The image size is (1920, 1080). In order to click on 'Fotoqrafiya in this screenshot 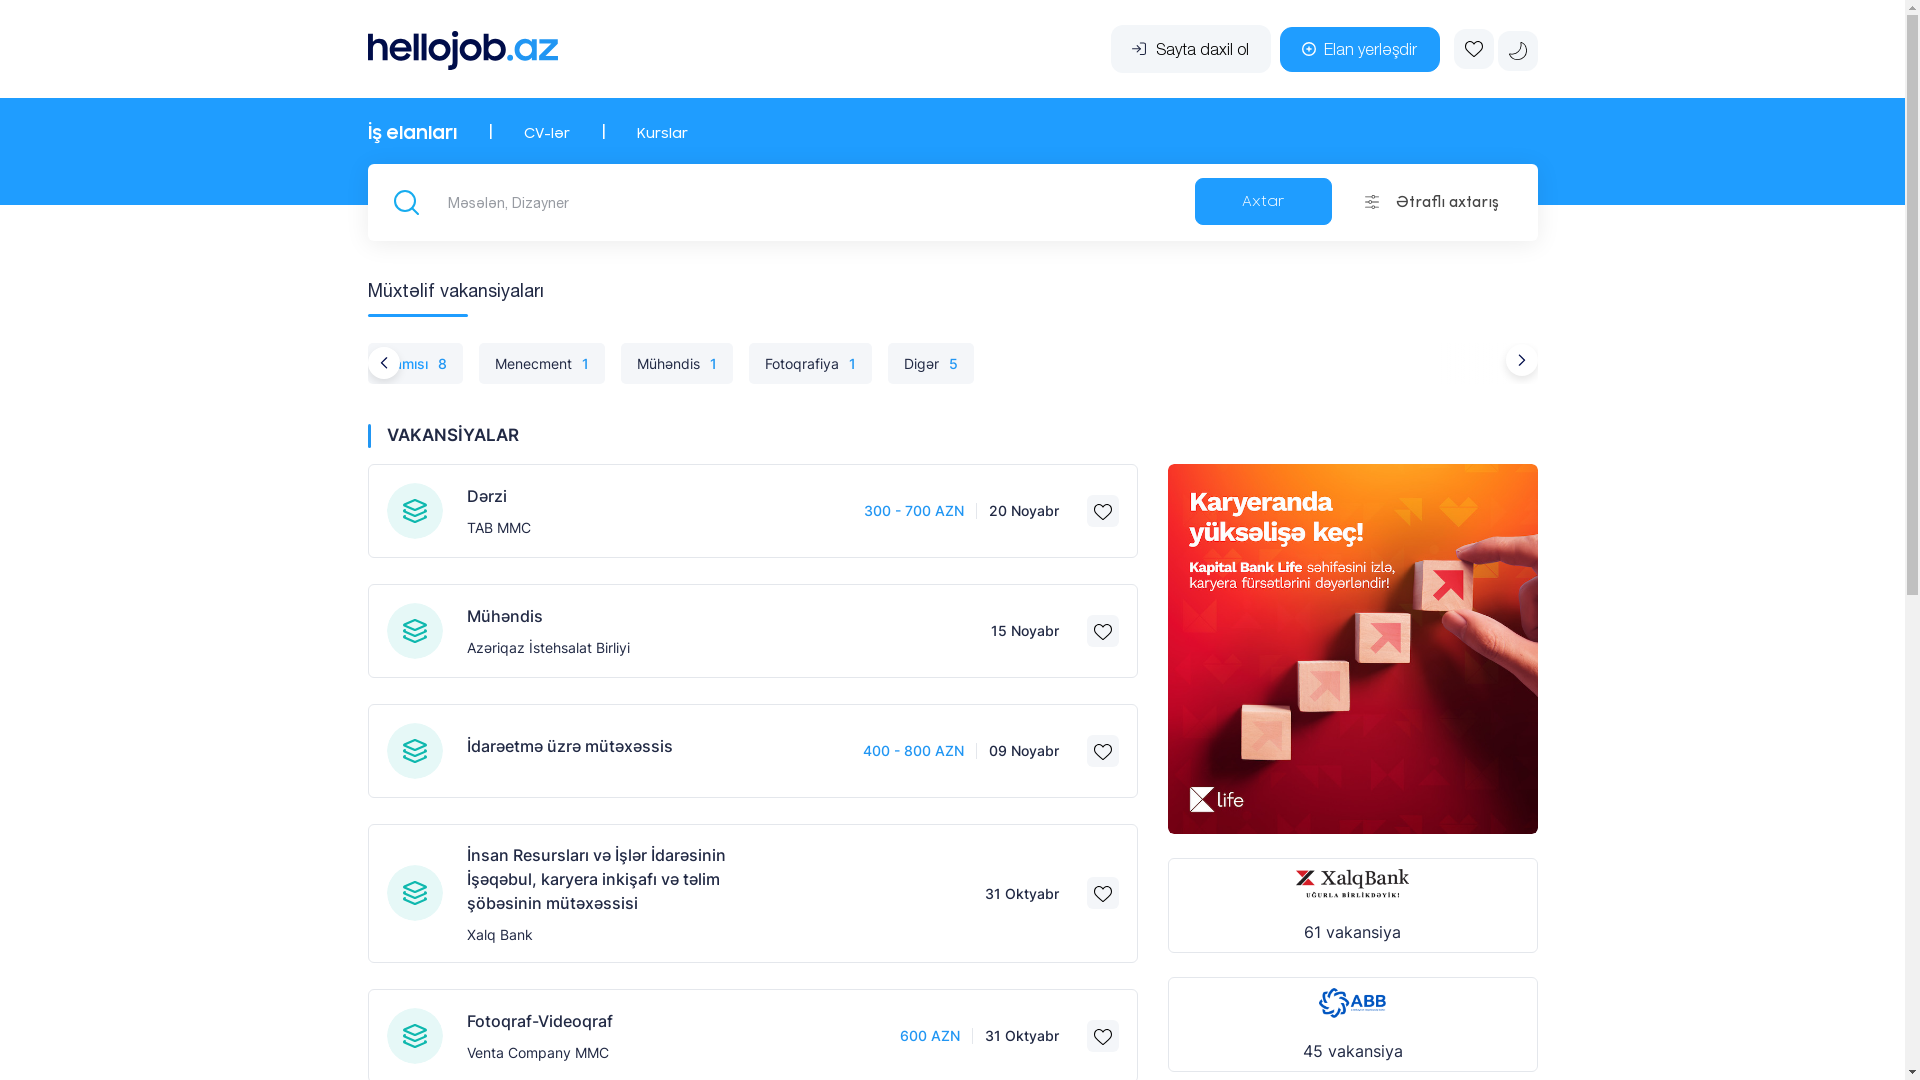, I will do `click(809, 363)`.